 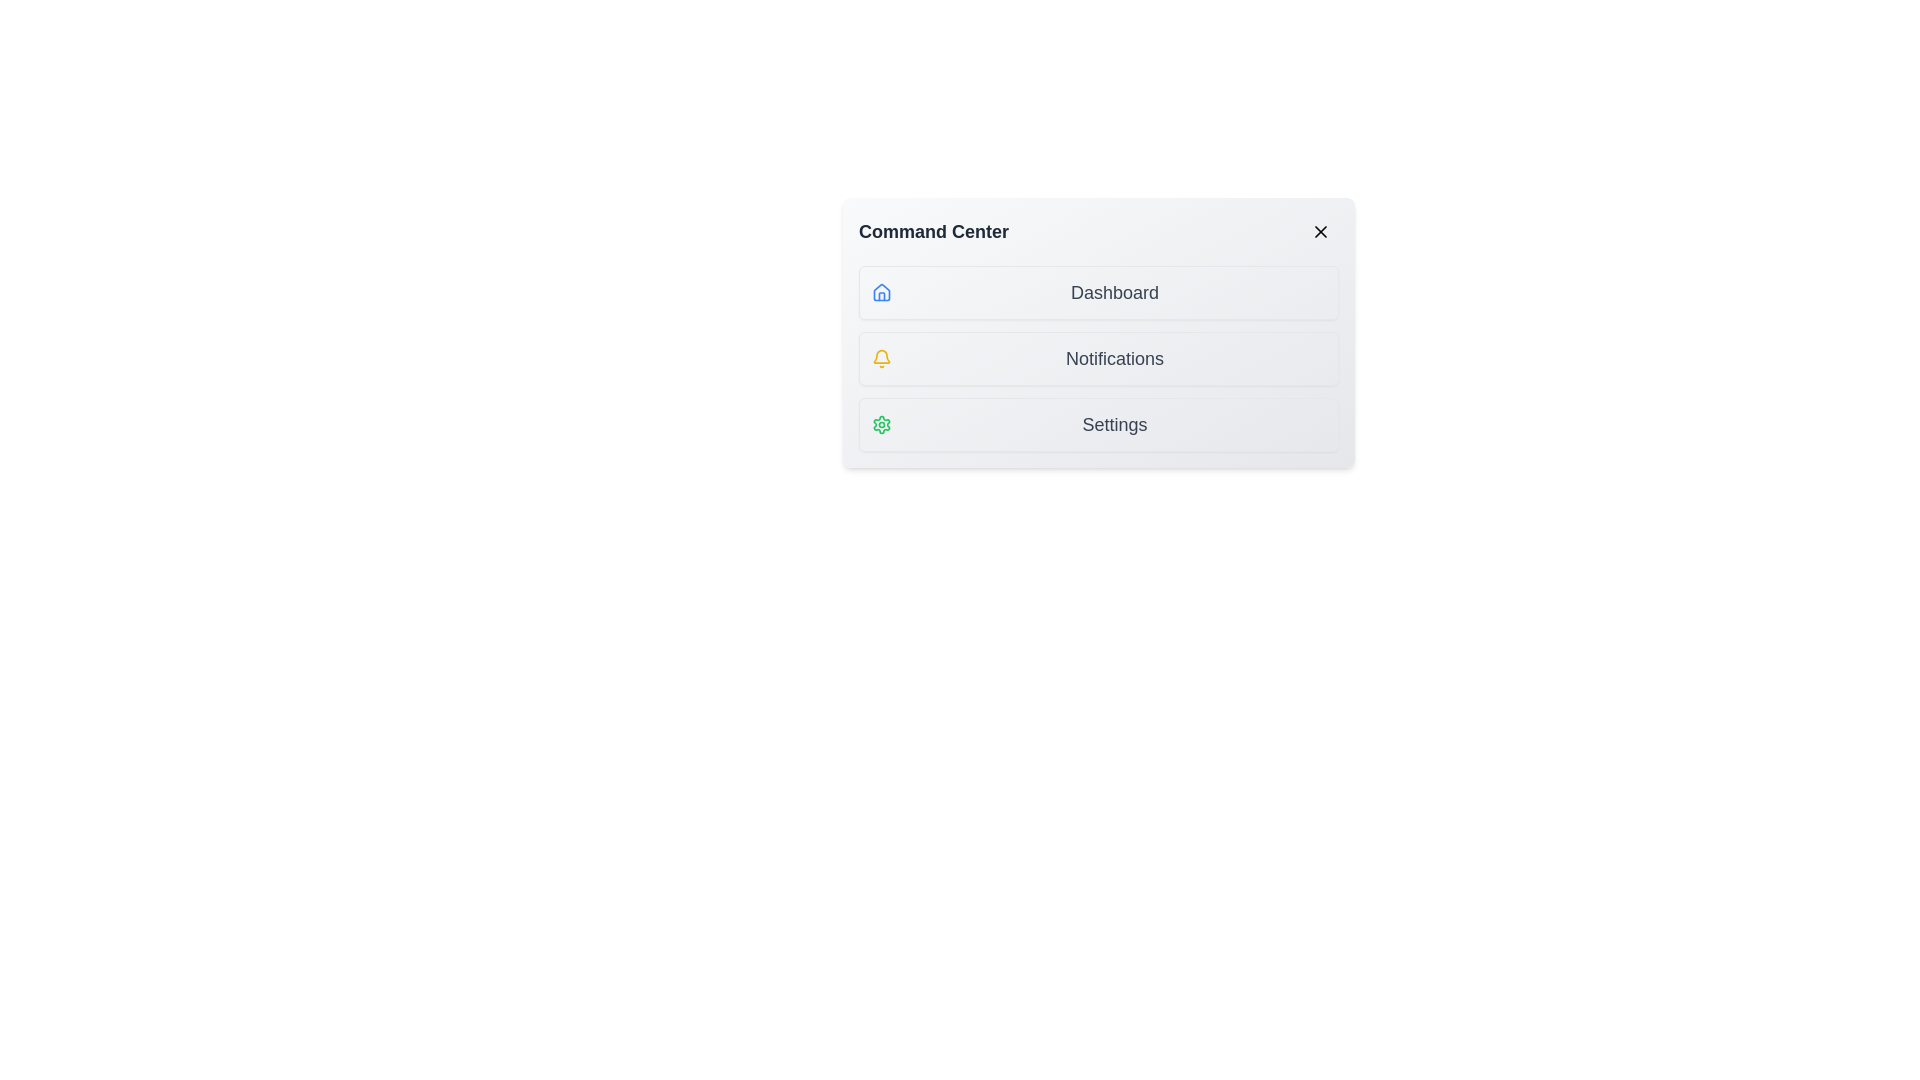 What do you see at coordinates (1113, 357) in the screenshot?
I see `the text label that indicates the notifications section, which is located to the right of a yellow bell icon in the second option of a vertically stacked menu` at bounding box center [1113, 357].